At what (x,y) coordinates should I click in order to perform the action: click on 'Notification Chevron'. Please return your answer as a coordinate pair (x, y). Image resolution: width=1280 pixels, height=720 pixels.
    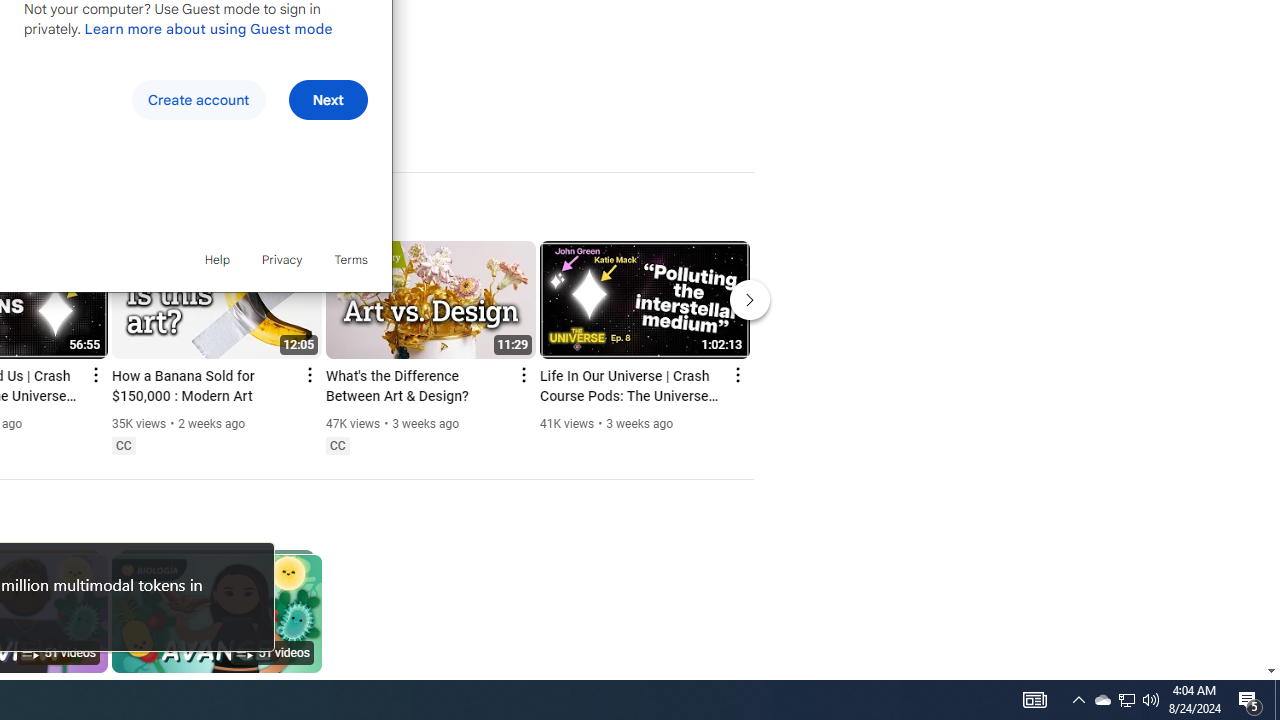
    Looking at the image, I should click on (1078, 698).